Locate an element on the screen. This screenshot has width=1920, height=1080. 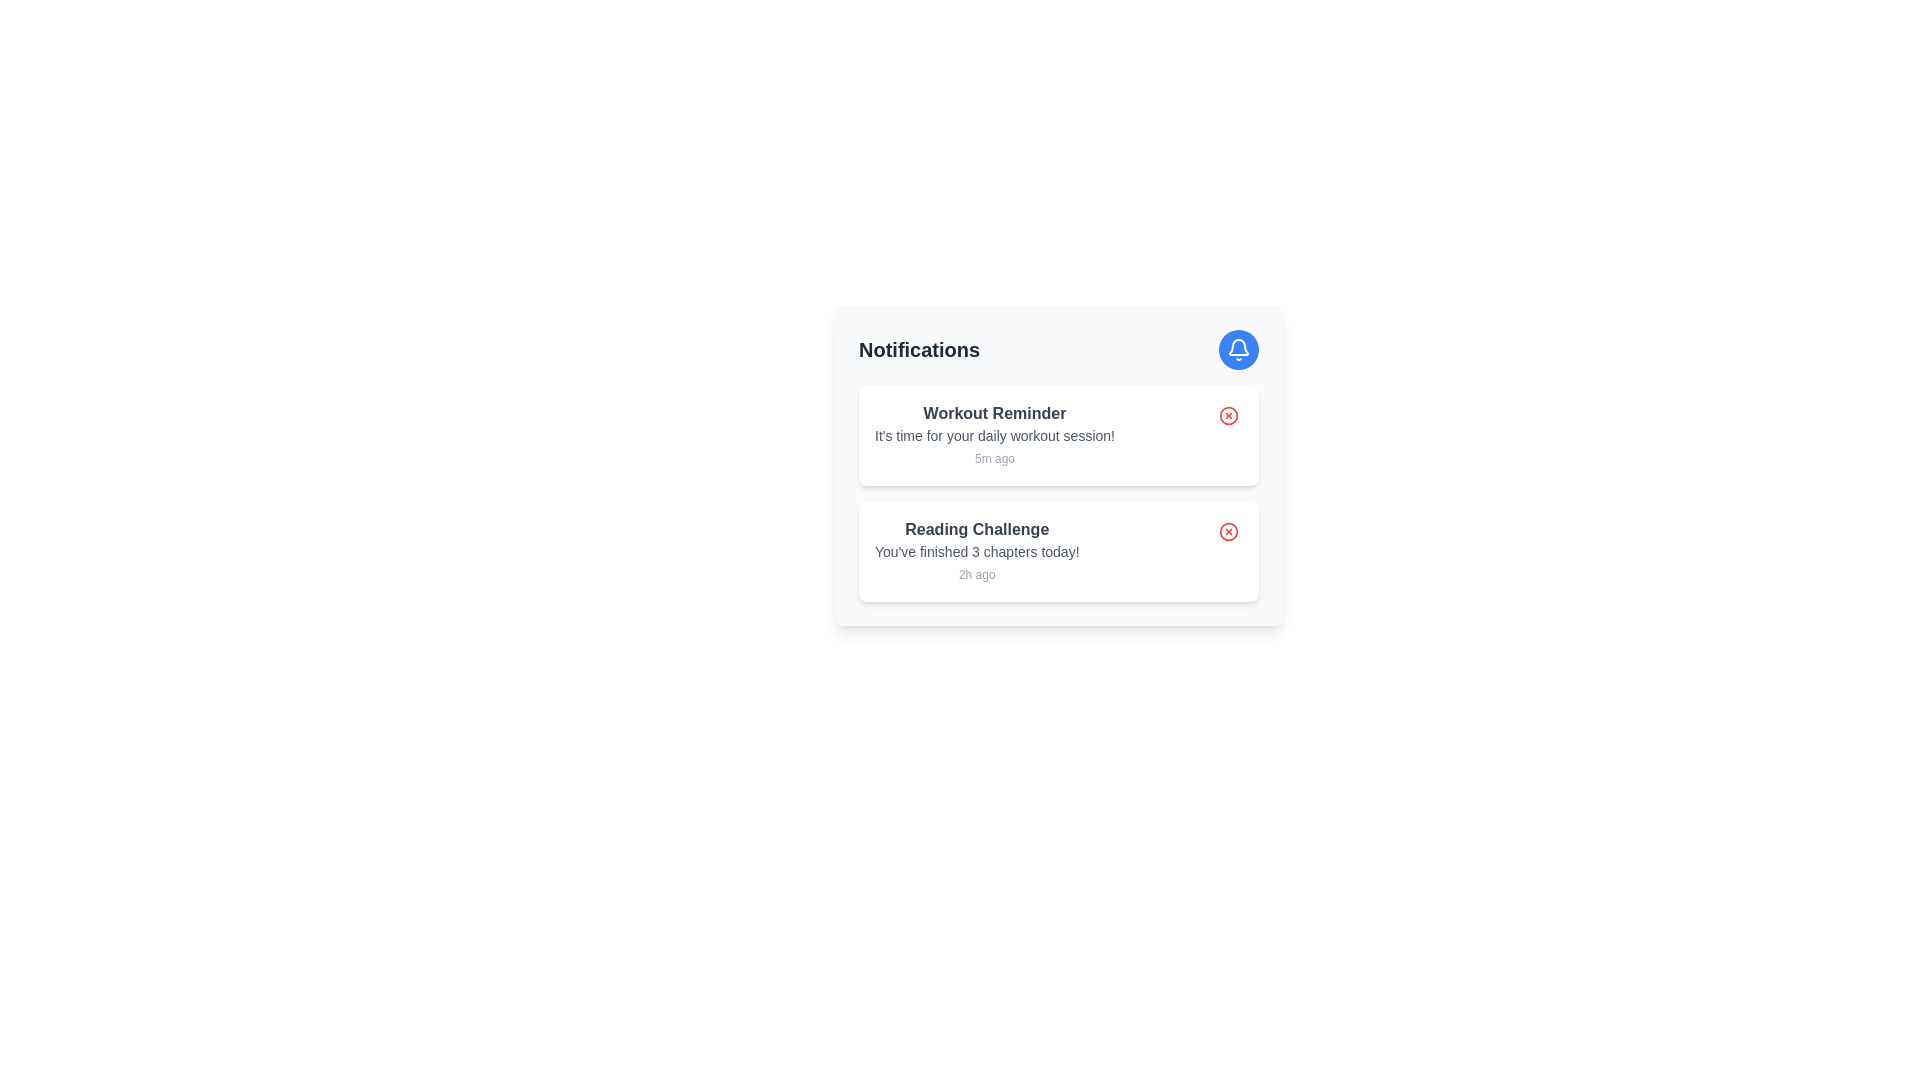
the timestamp text label '5m ago' located in the bottom right corner of the 'Workout Reminder' notification card is located at coordinates (994, 459).